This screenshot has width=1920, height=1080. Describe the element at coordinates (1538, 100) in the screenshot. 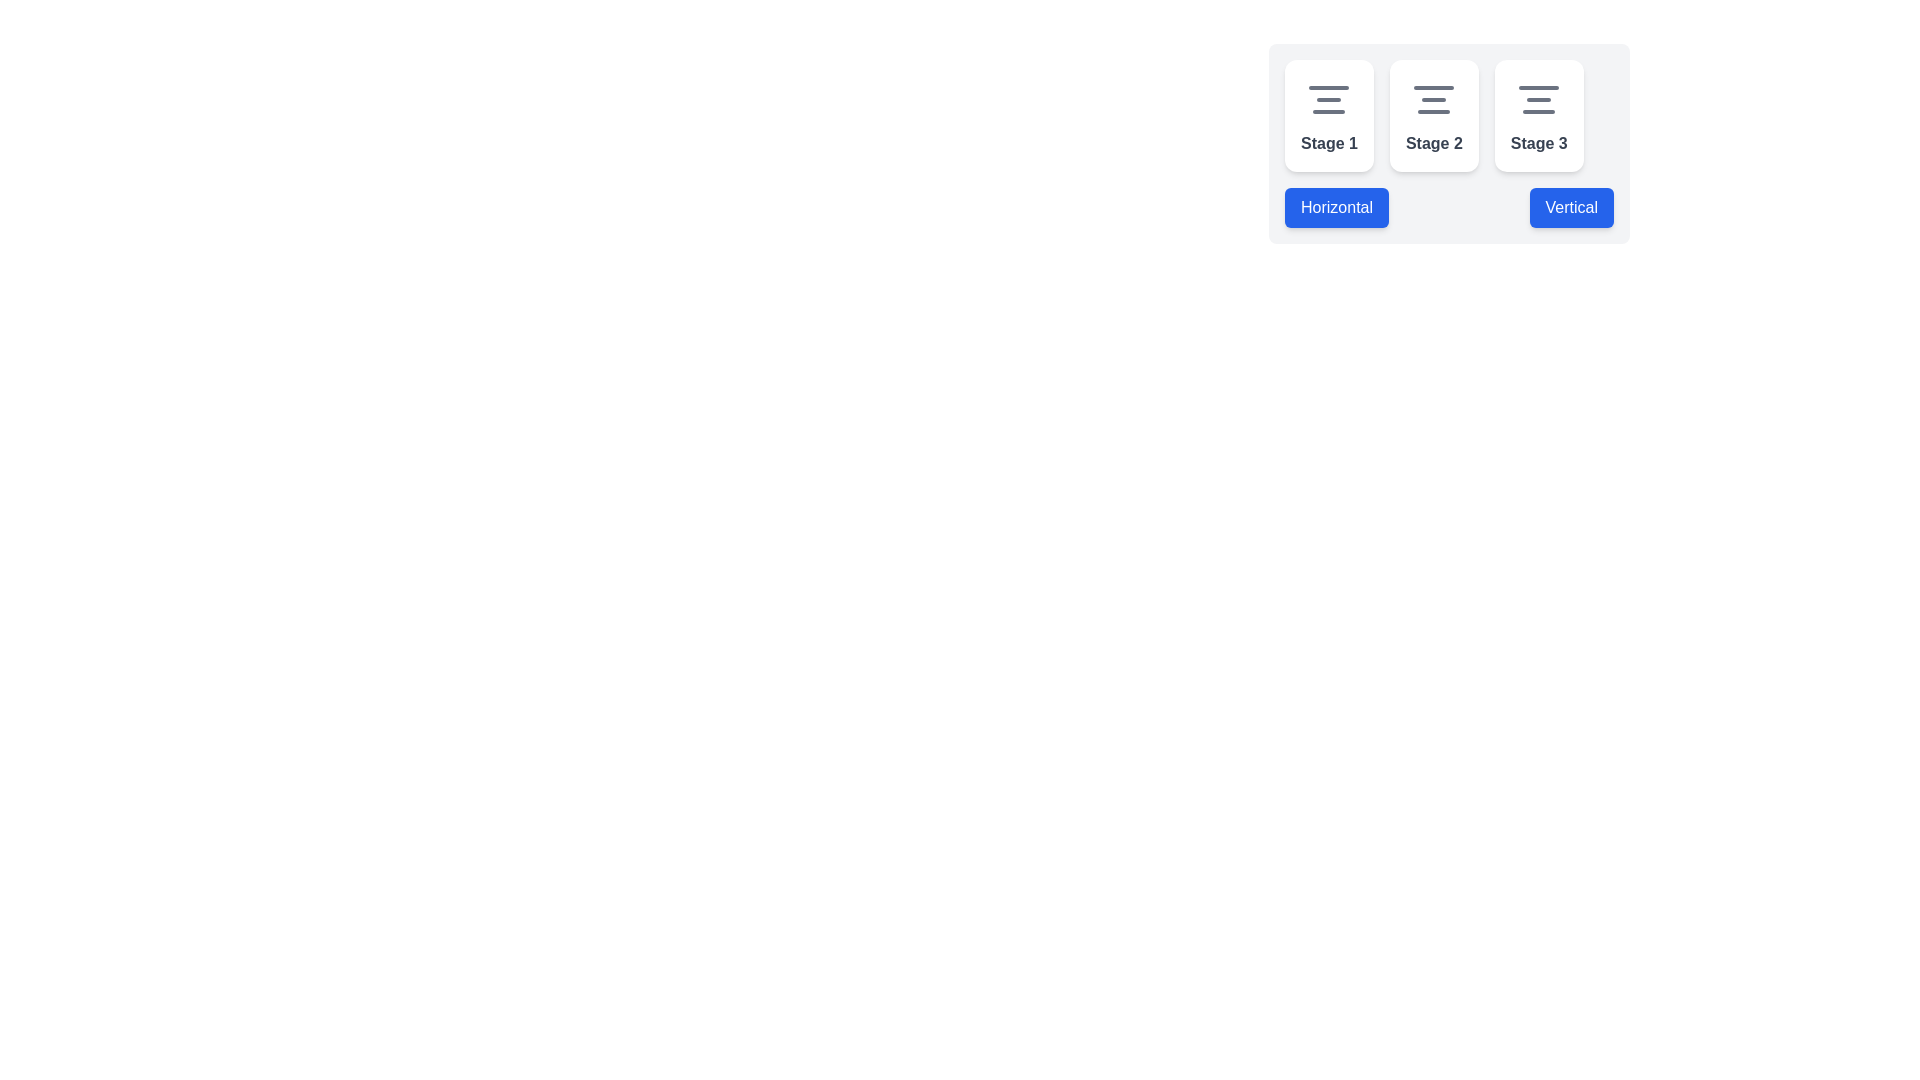

I see `the decorative SVG icon located at the top center of the 'Stage 3' card, positioned above the text 'Stage 3'` at that location.